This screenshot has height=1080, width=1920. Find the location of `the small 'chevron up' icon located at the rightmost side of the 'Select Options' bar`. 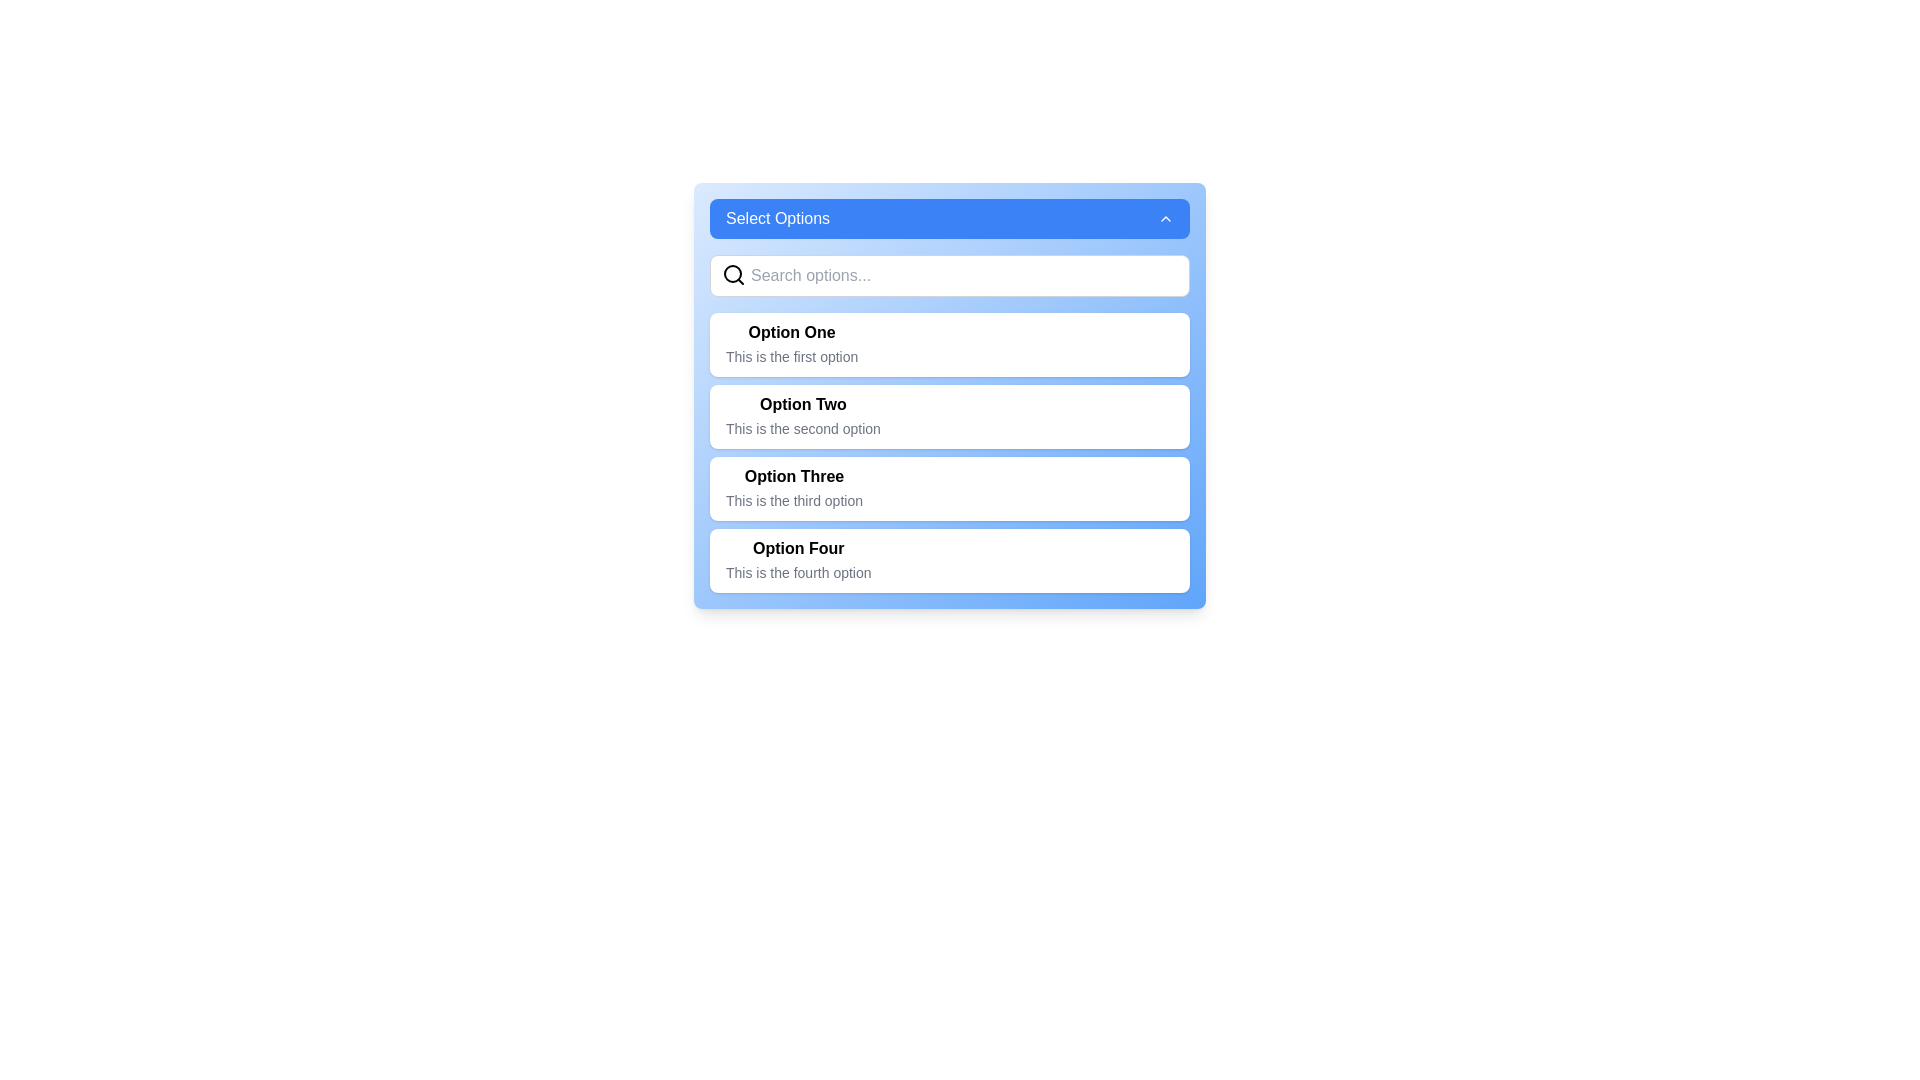

the small 'chevron up' icon located at the rightmost side of the 'Select Options' bar is located at coordinates (1166, 219).